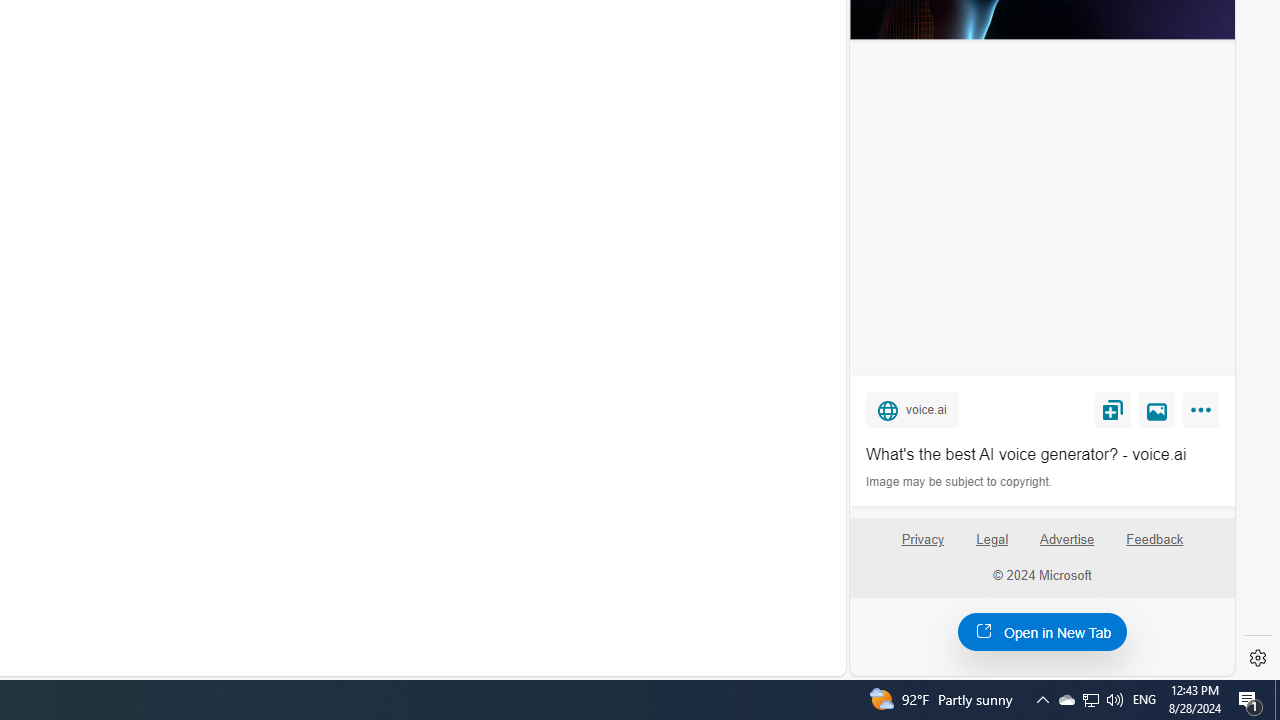 The height and width of the screenshot is (720, 1280). I want to click on 'voice.ai', so click(911, 408).